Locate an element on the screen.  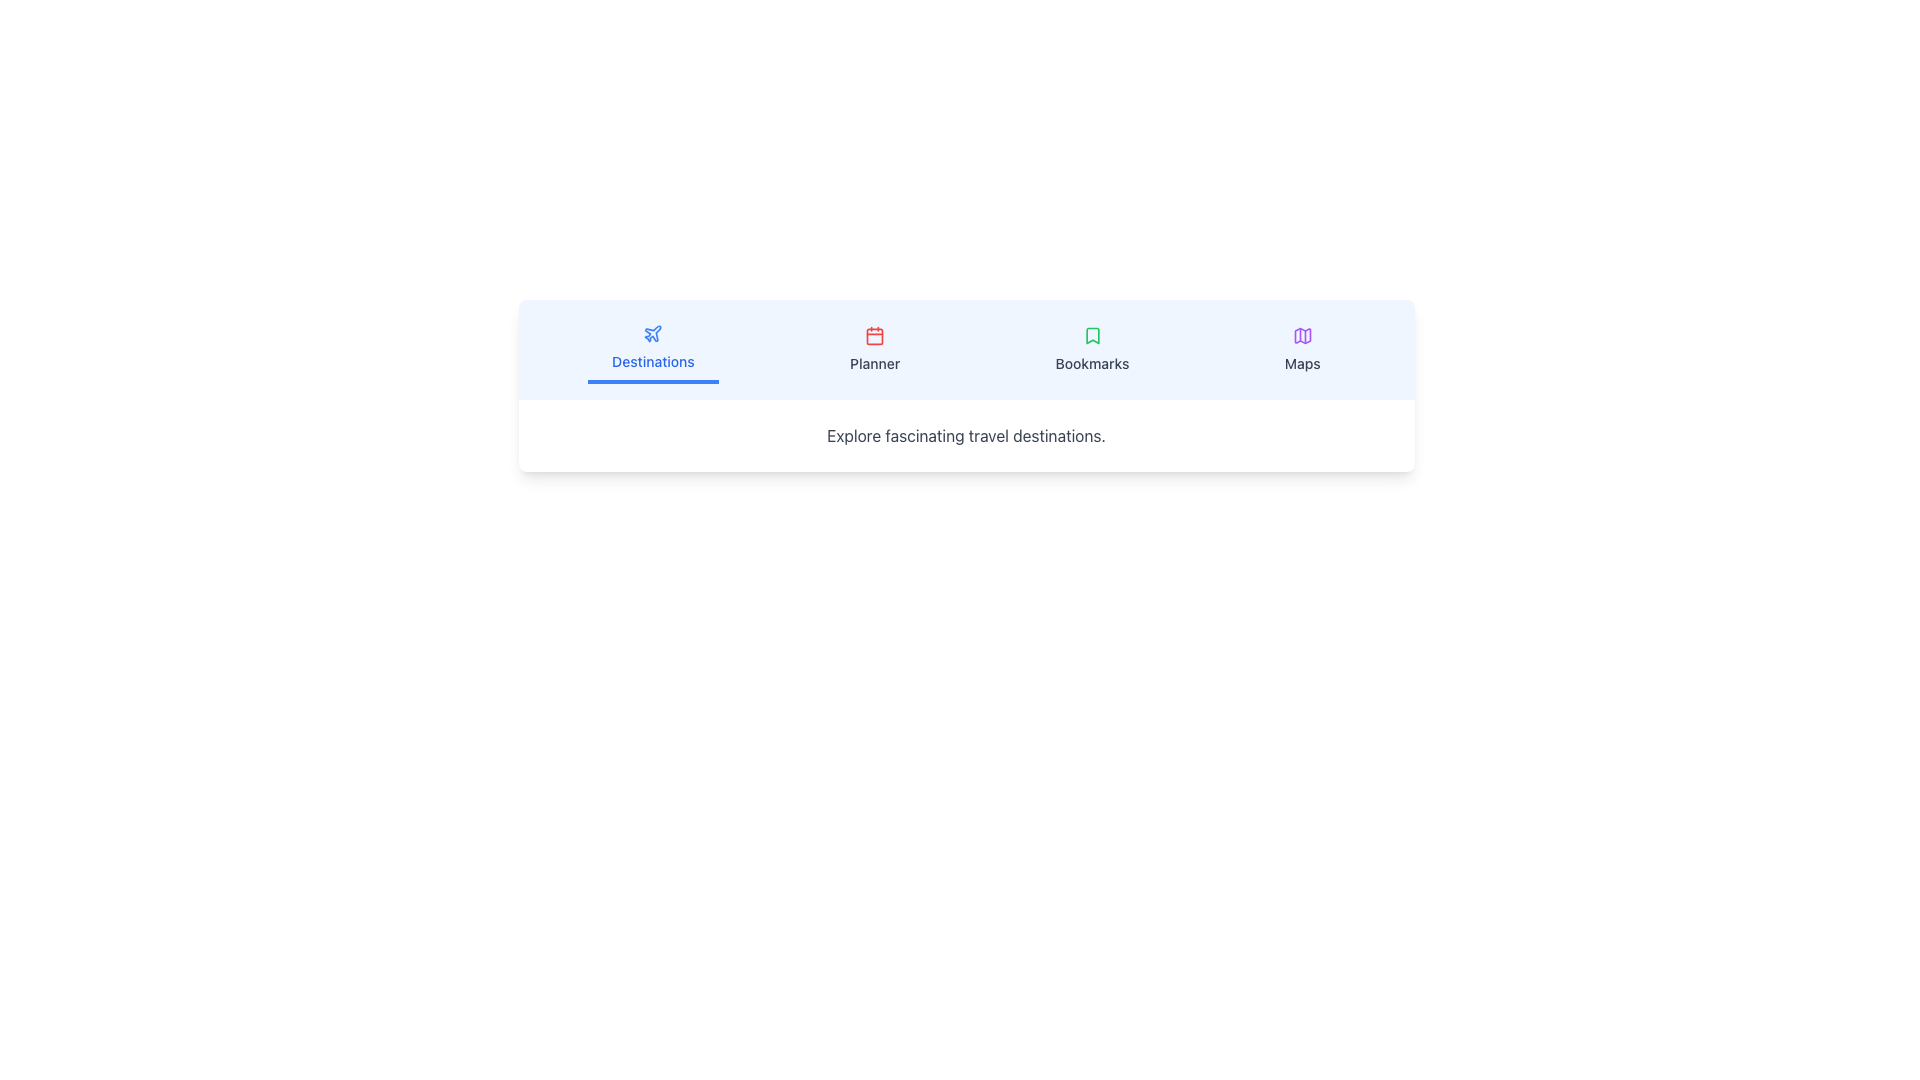
the blue airplane icon located in the navigation bar above the 'Destinations' tab is located at coordinates (653, 332).